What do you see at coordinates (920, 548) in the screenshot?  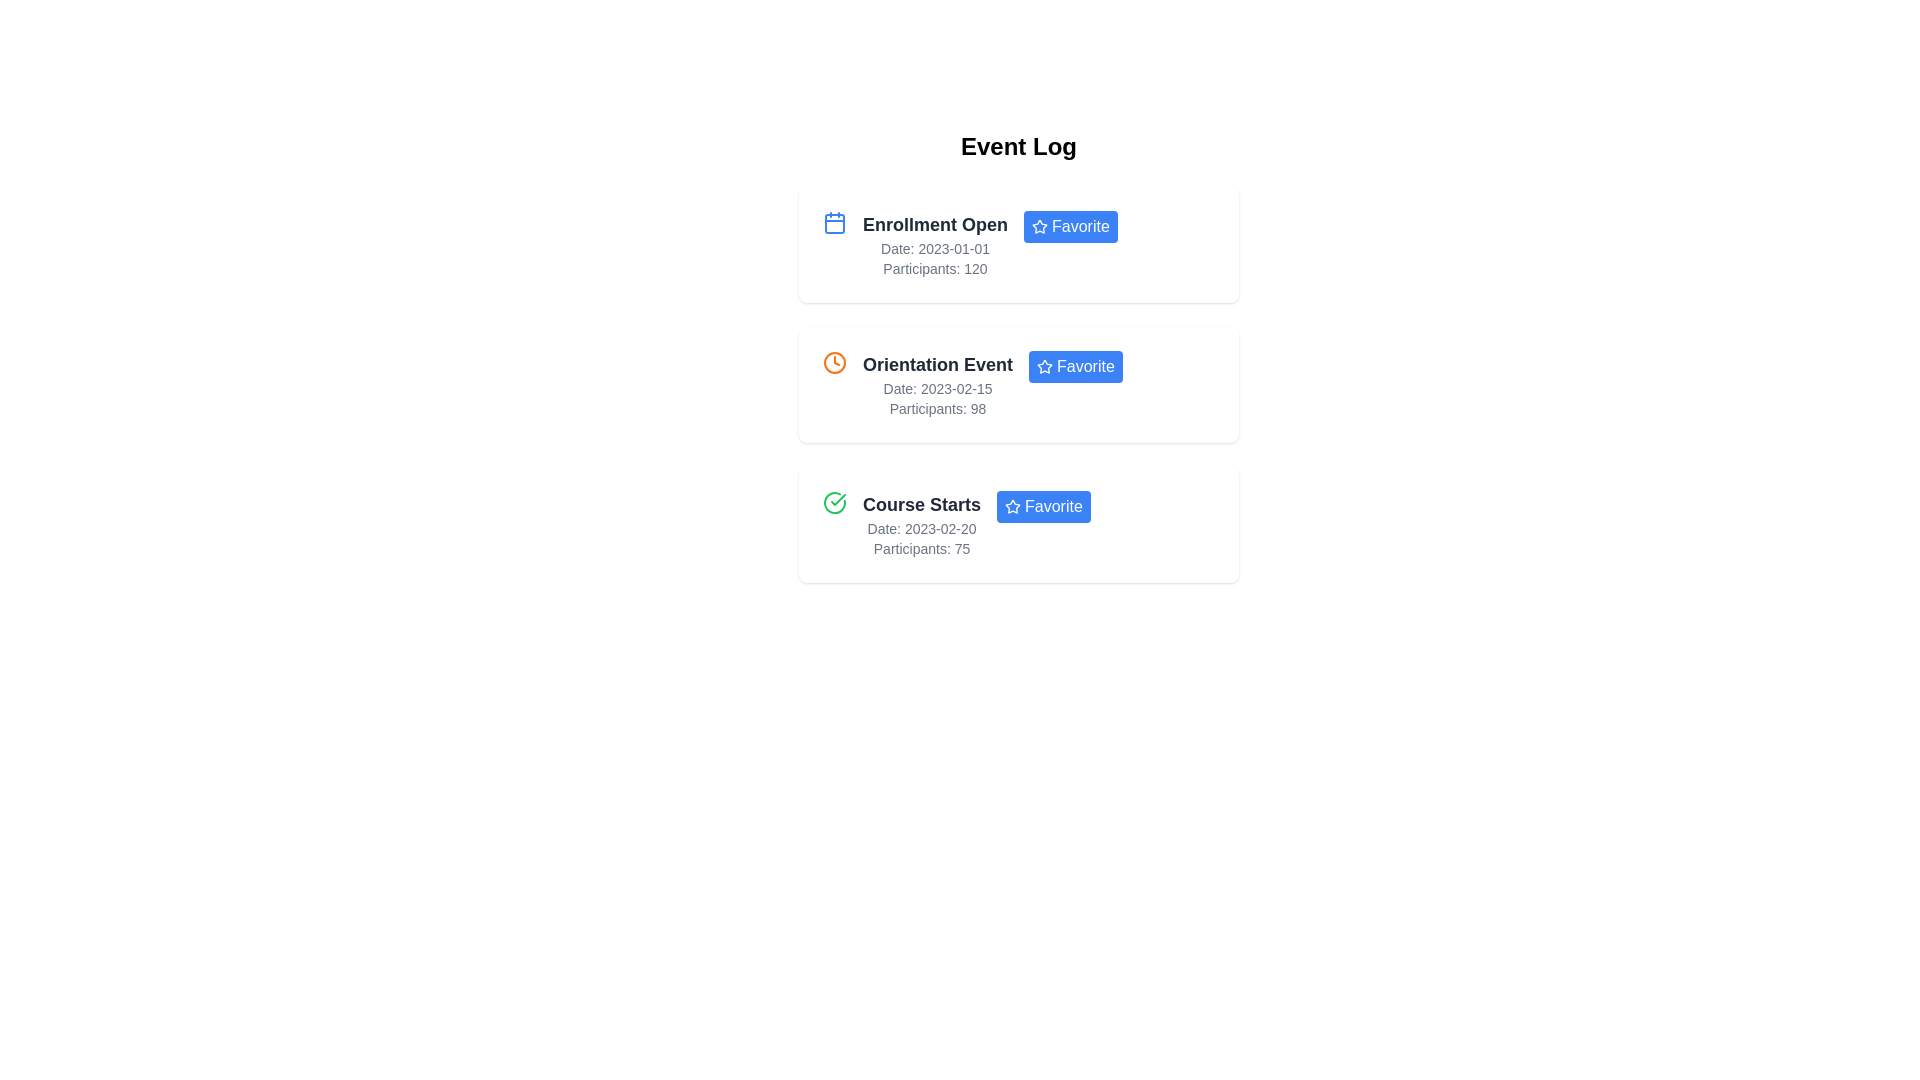 I see `content displayed in the text element that shows the number of participants for the 'Course Starts' event, located at the bottom of the 'Course Starts' block` at bounding box center [920, 548].